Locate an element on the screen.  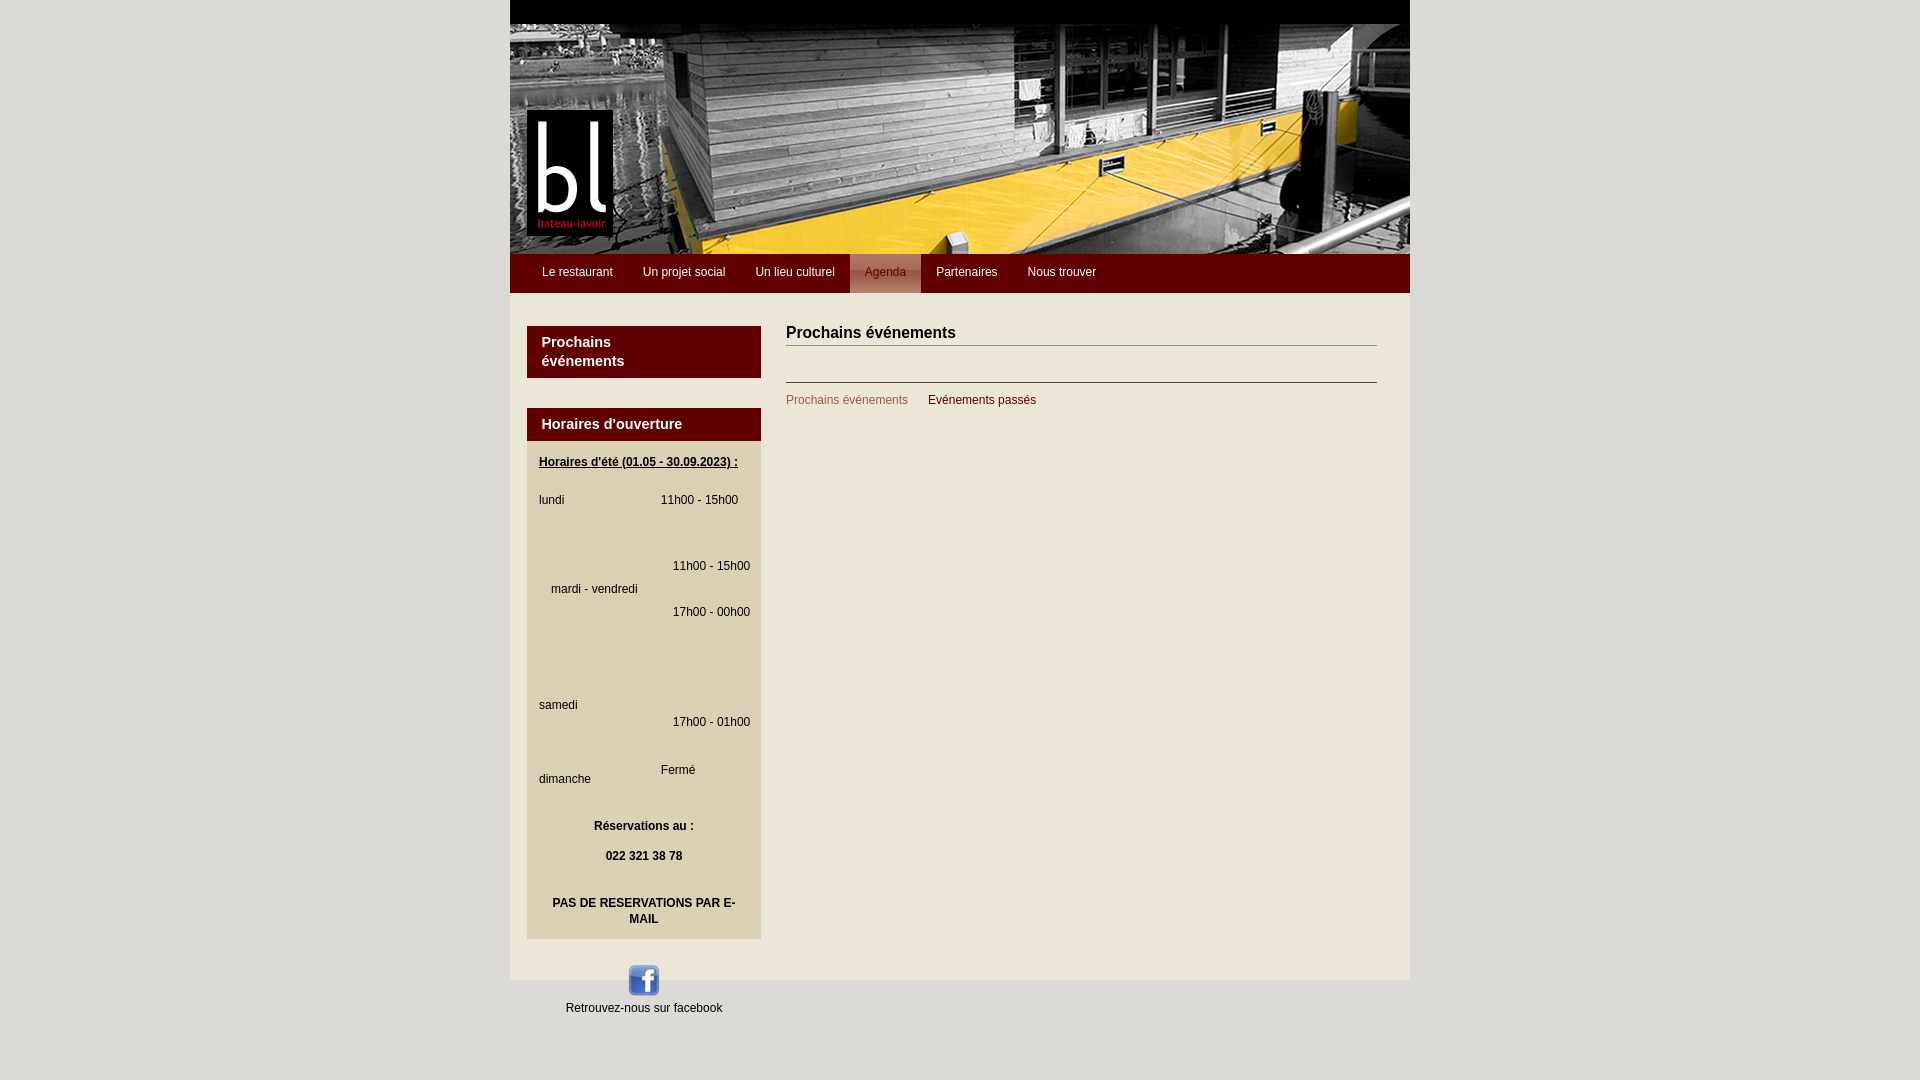
'Nous trouver' is located at coordinates (1061, 273).